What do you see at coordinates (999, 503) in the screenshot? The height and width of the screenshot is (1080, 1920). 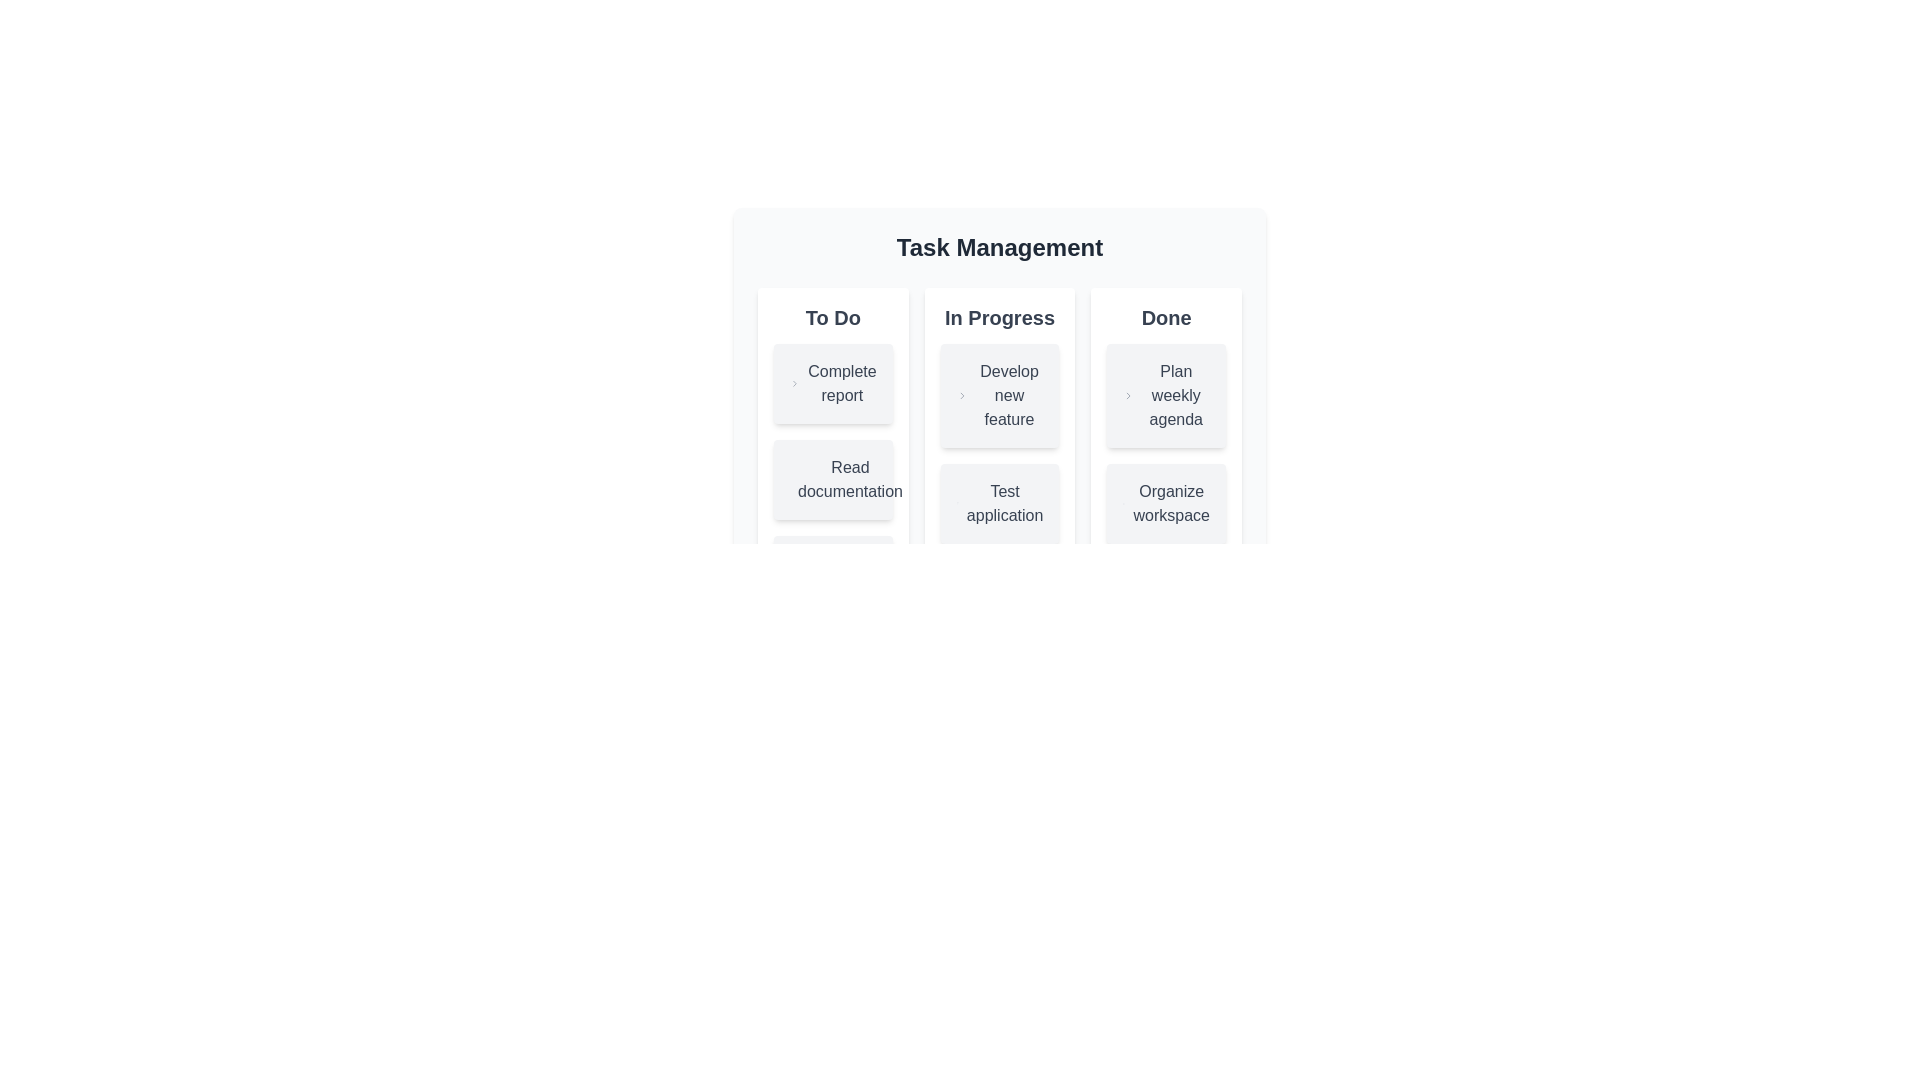 I see `the 'Test application' task card located in the 'In Progress' column of the 'Task Management' interface` at bounding box center [999, 503].